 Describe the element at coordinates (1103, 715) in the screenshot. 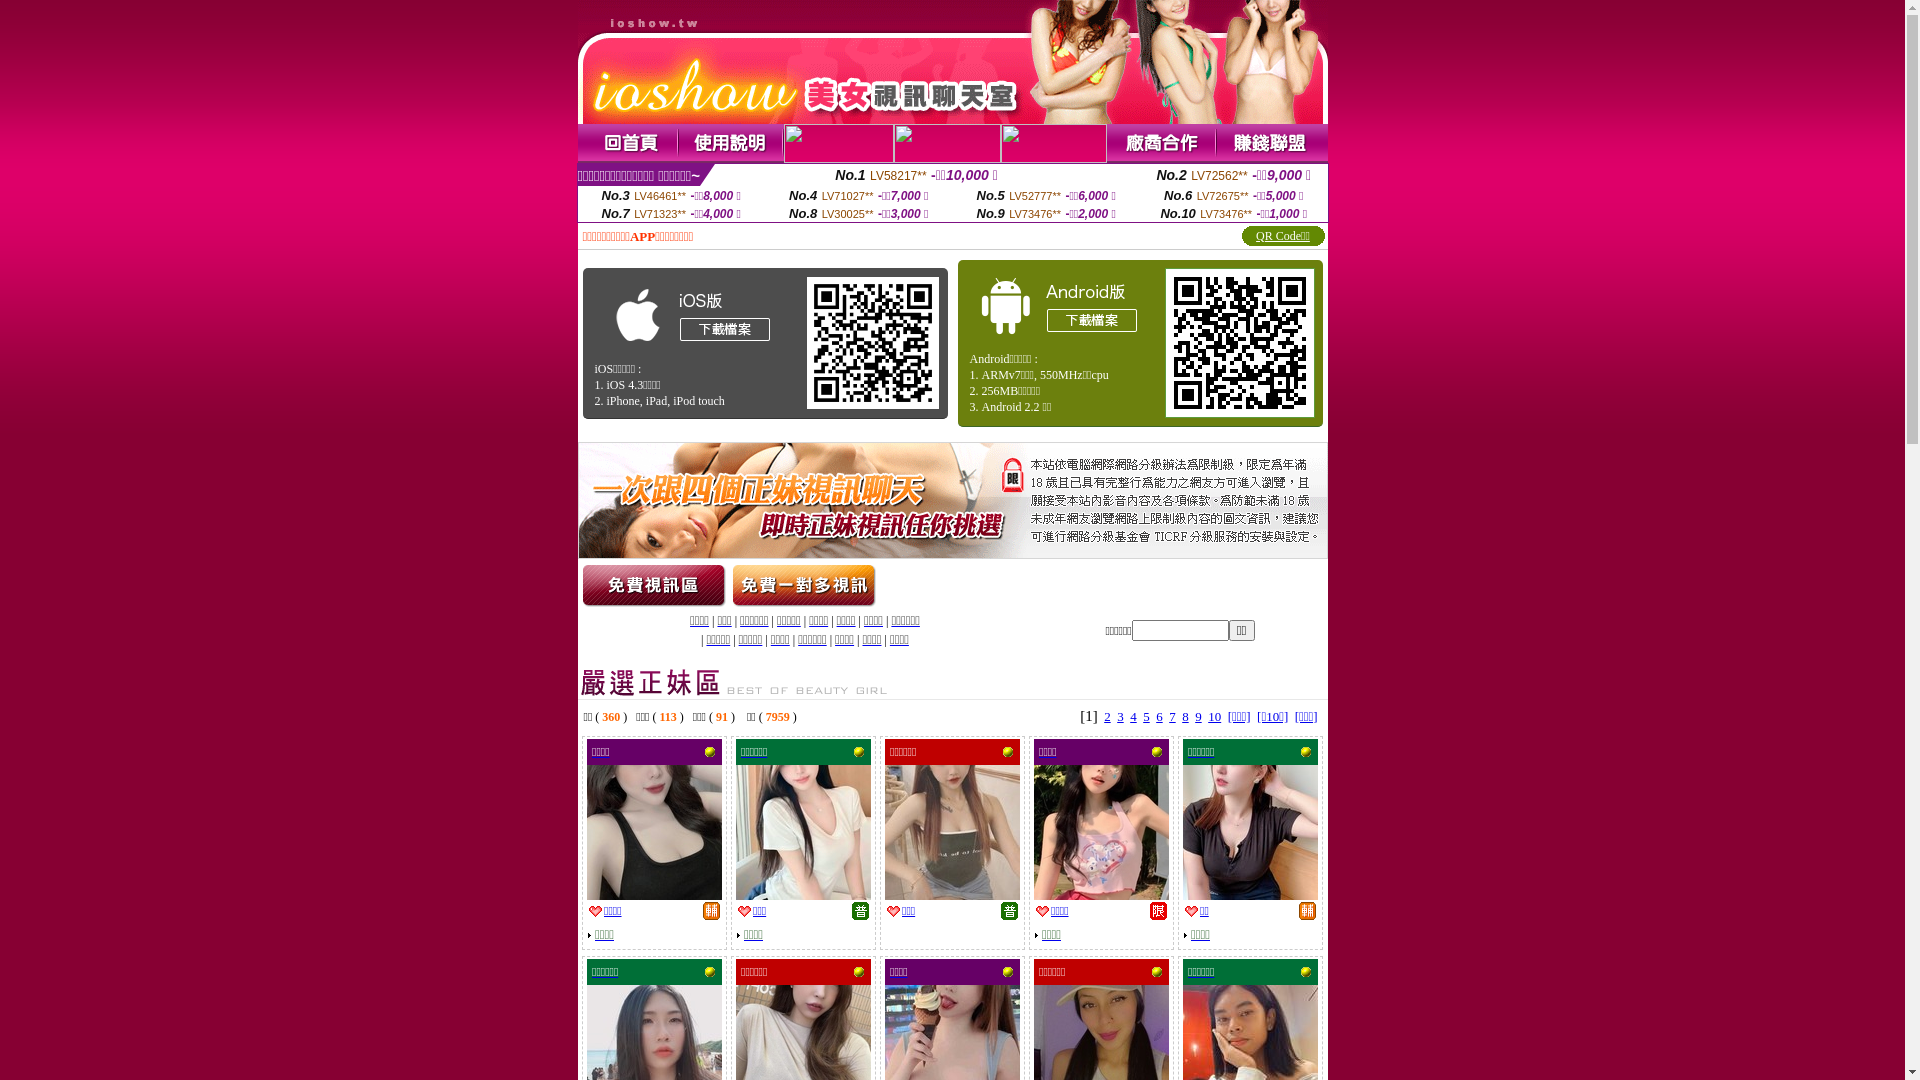

I see `'2'` at that location.